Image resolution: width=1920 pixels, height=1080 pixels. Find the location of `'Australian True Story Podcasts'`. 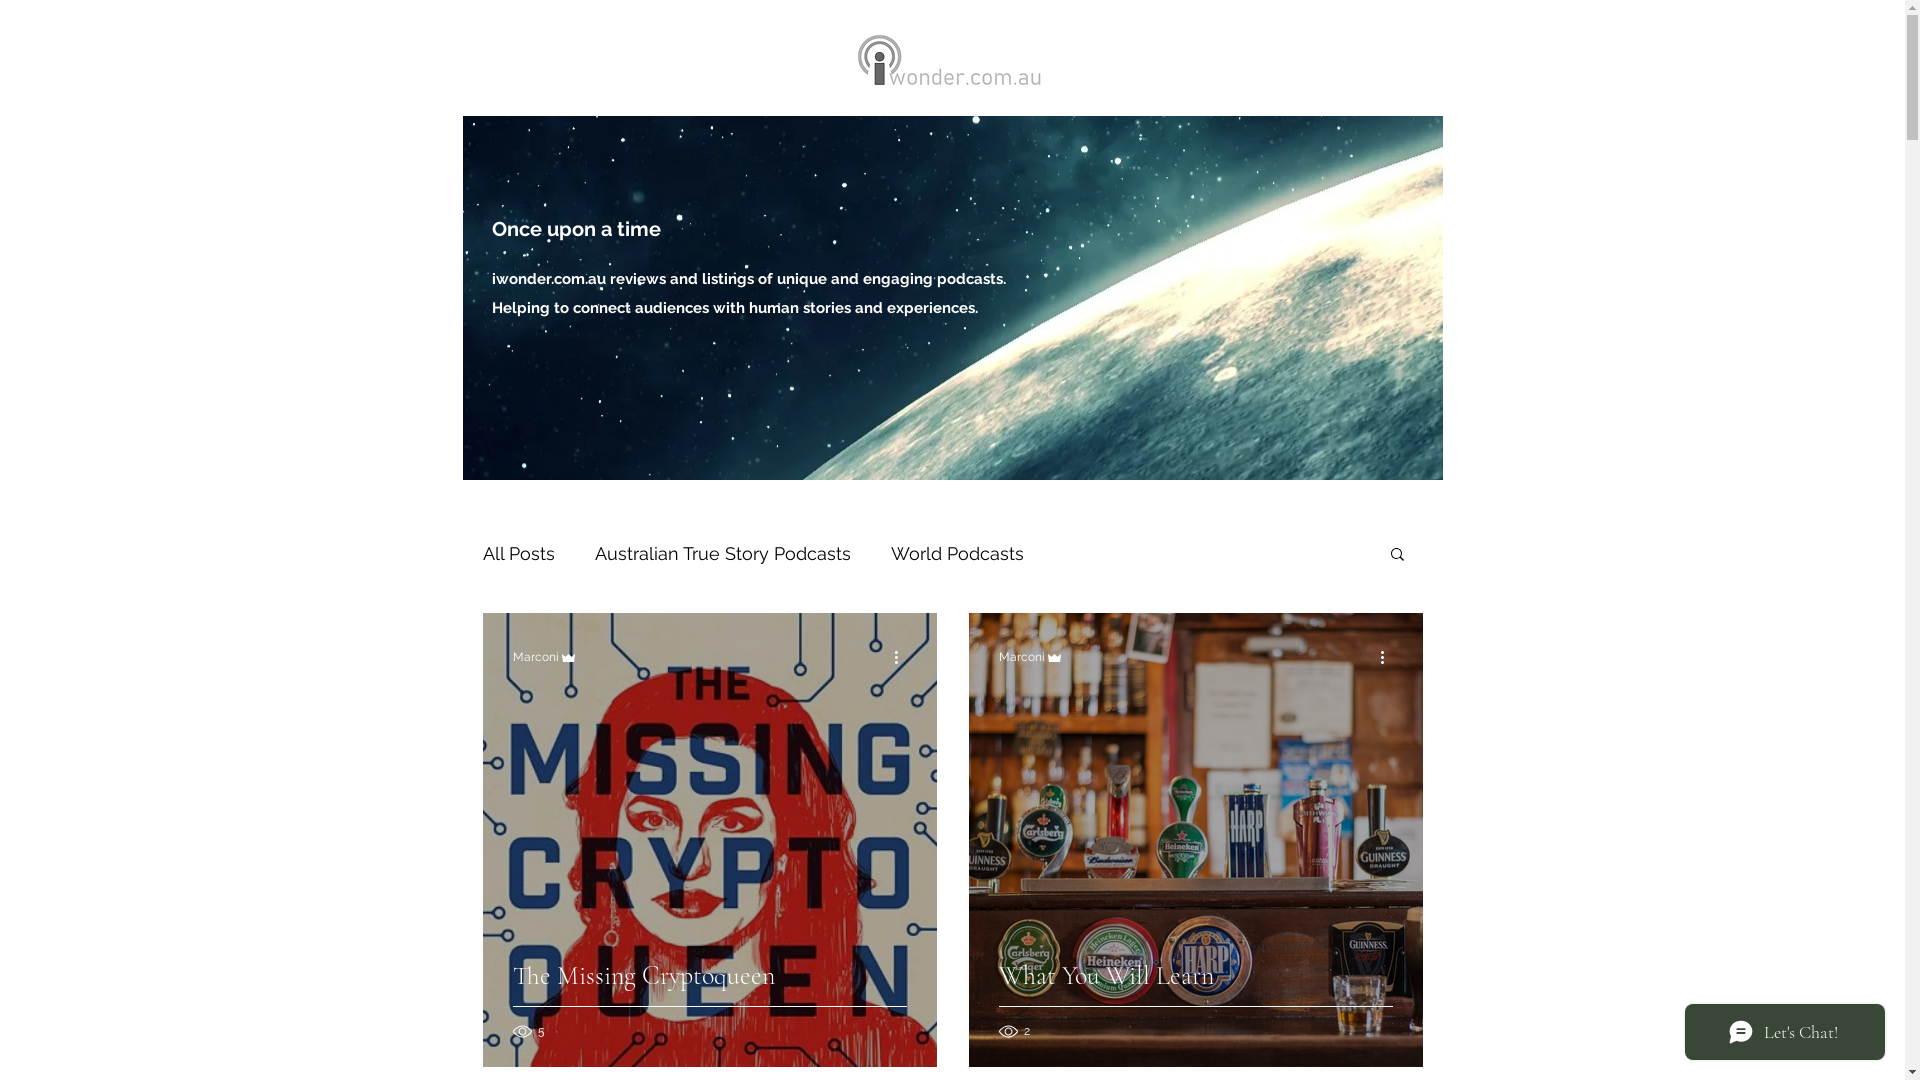

'Australian True Story Podcasts' is located at coordinates (593, 552).